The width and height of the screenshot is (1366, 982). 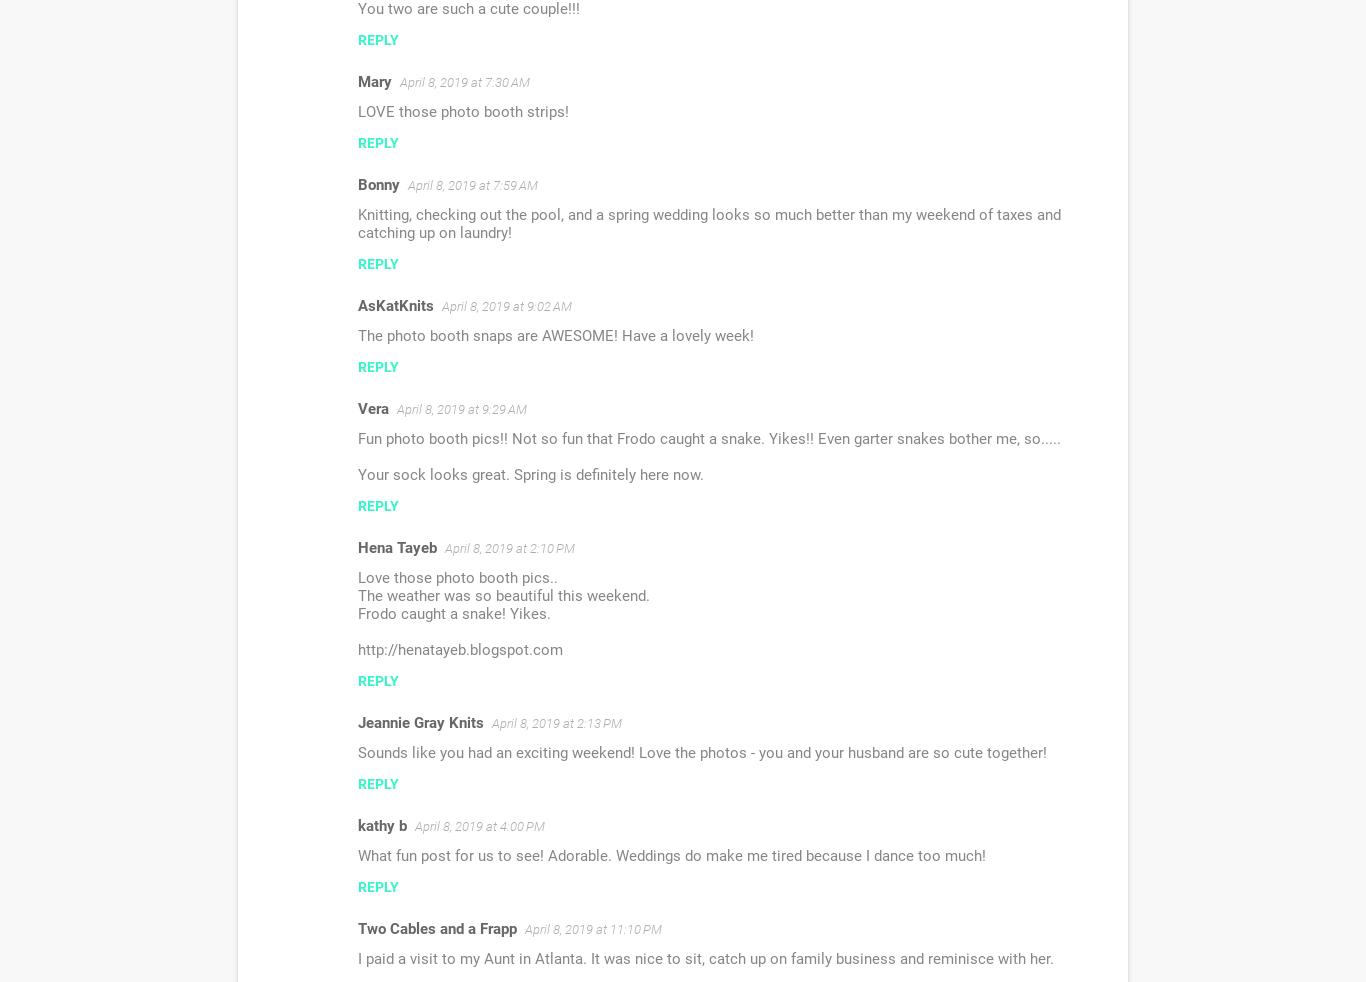 I want to click on 'Sounds like you had an exciting weekend!  Love the photos - you and your husband are so cute together!', so click(x=357, y=752).